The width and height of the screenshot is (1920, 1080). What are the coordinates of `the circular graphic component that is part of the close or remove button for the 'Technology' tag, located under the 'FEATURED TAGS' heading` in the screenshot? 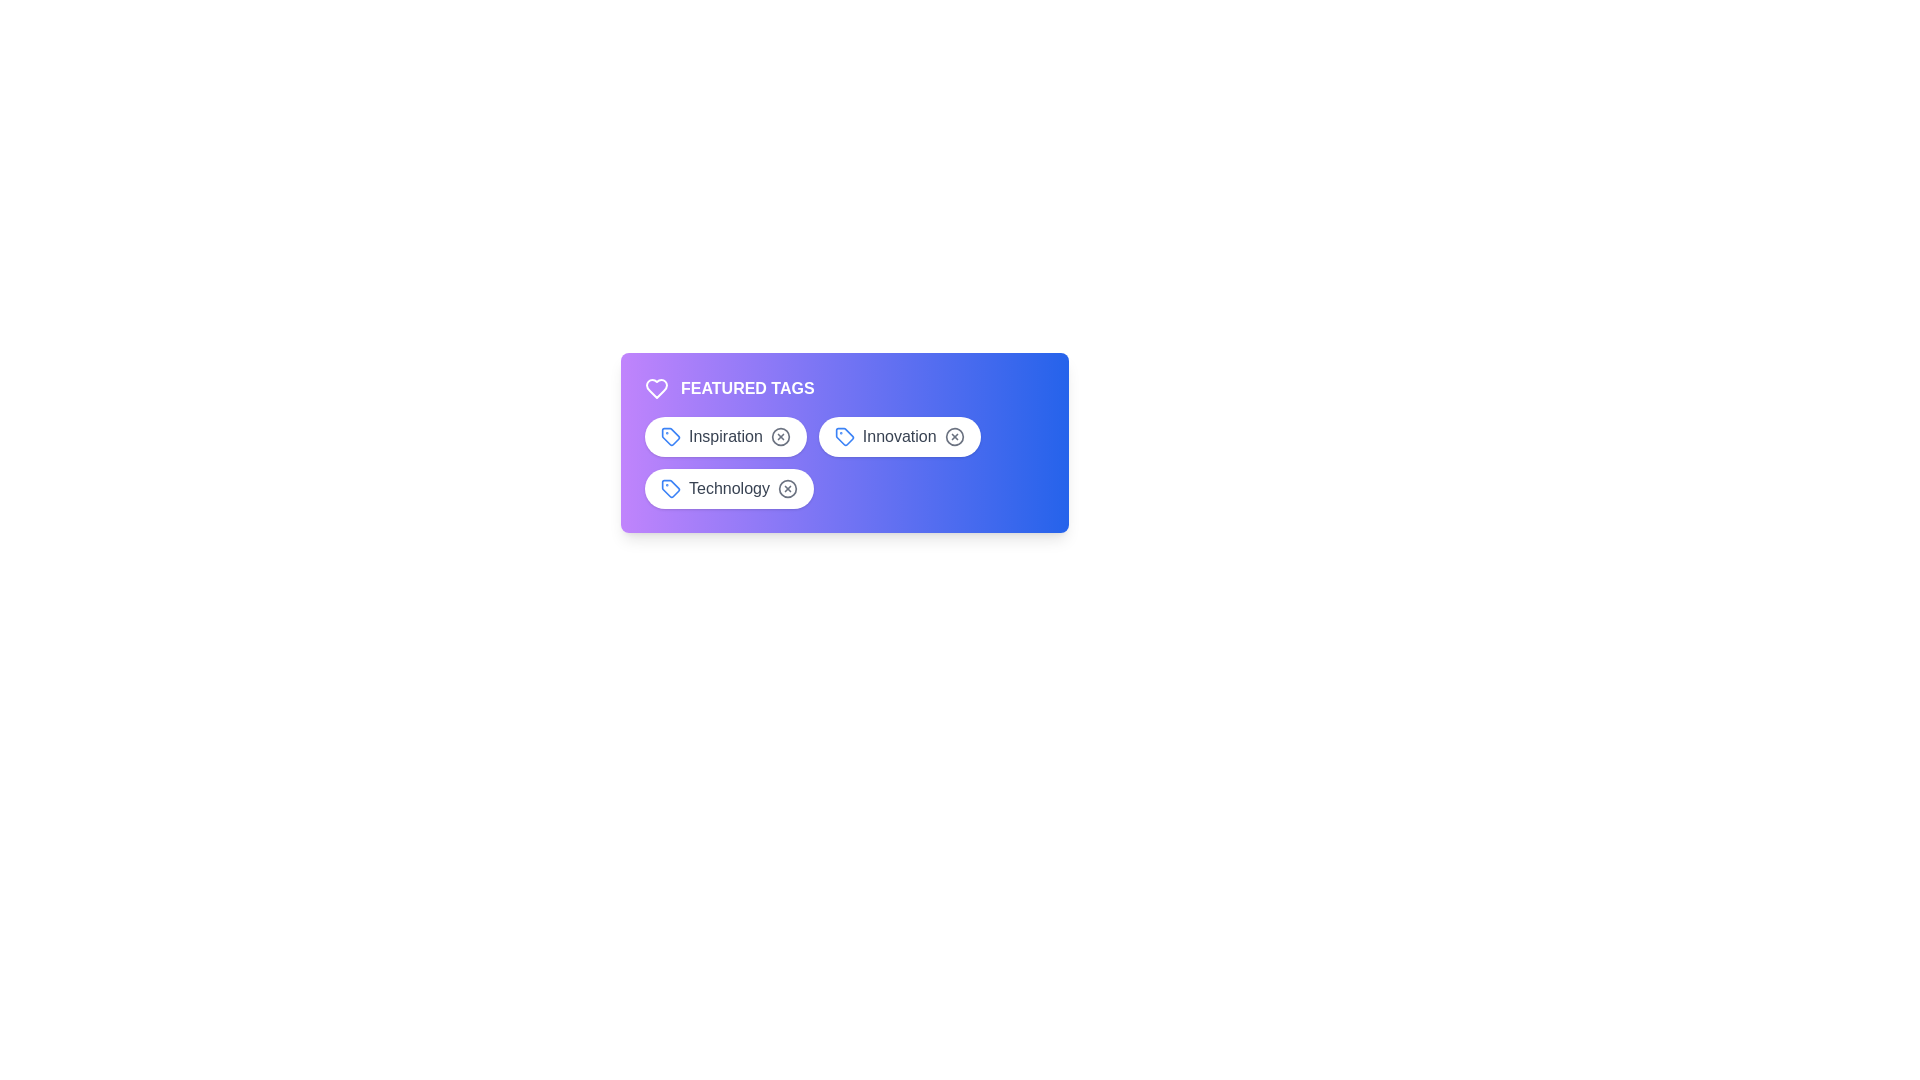 It's located at (786, 489).